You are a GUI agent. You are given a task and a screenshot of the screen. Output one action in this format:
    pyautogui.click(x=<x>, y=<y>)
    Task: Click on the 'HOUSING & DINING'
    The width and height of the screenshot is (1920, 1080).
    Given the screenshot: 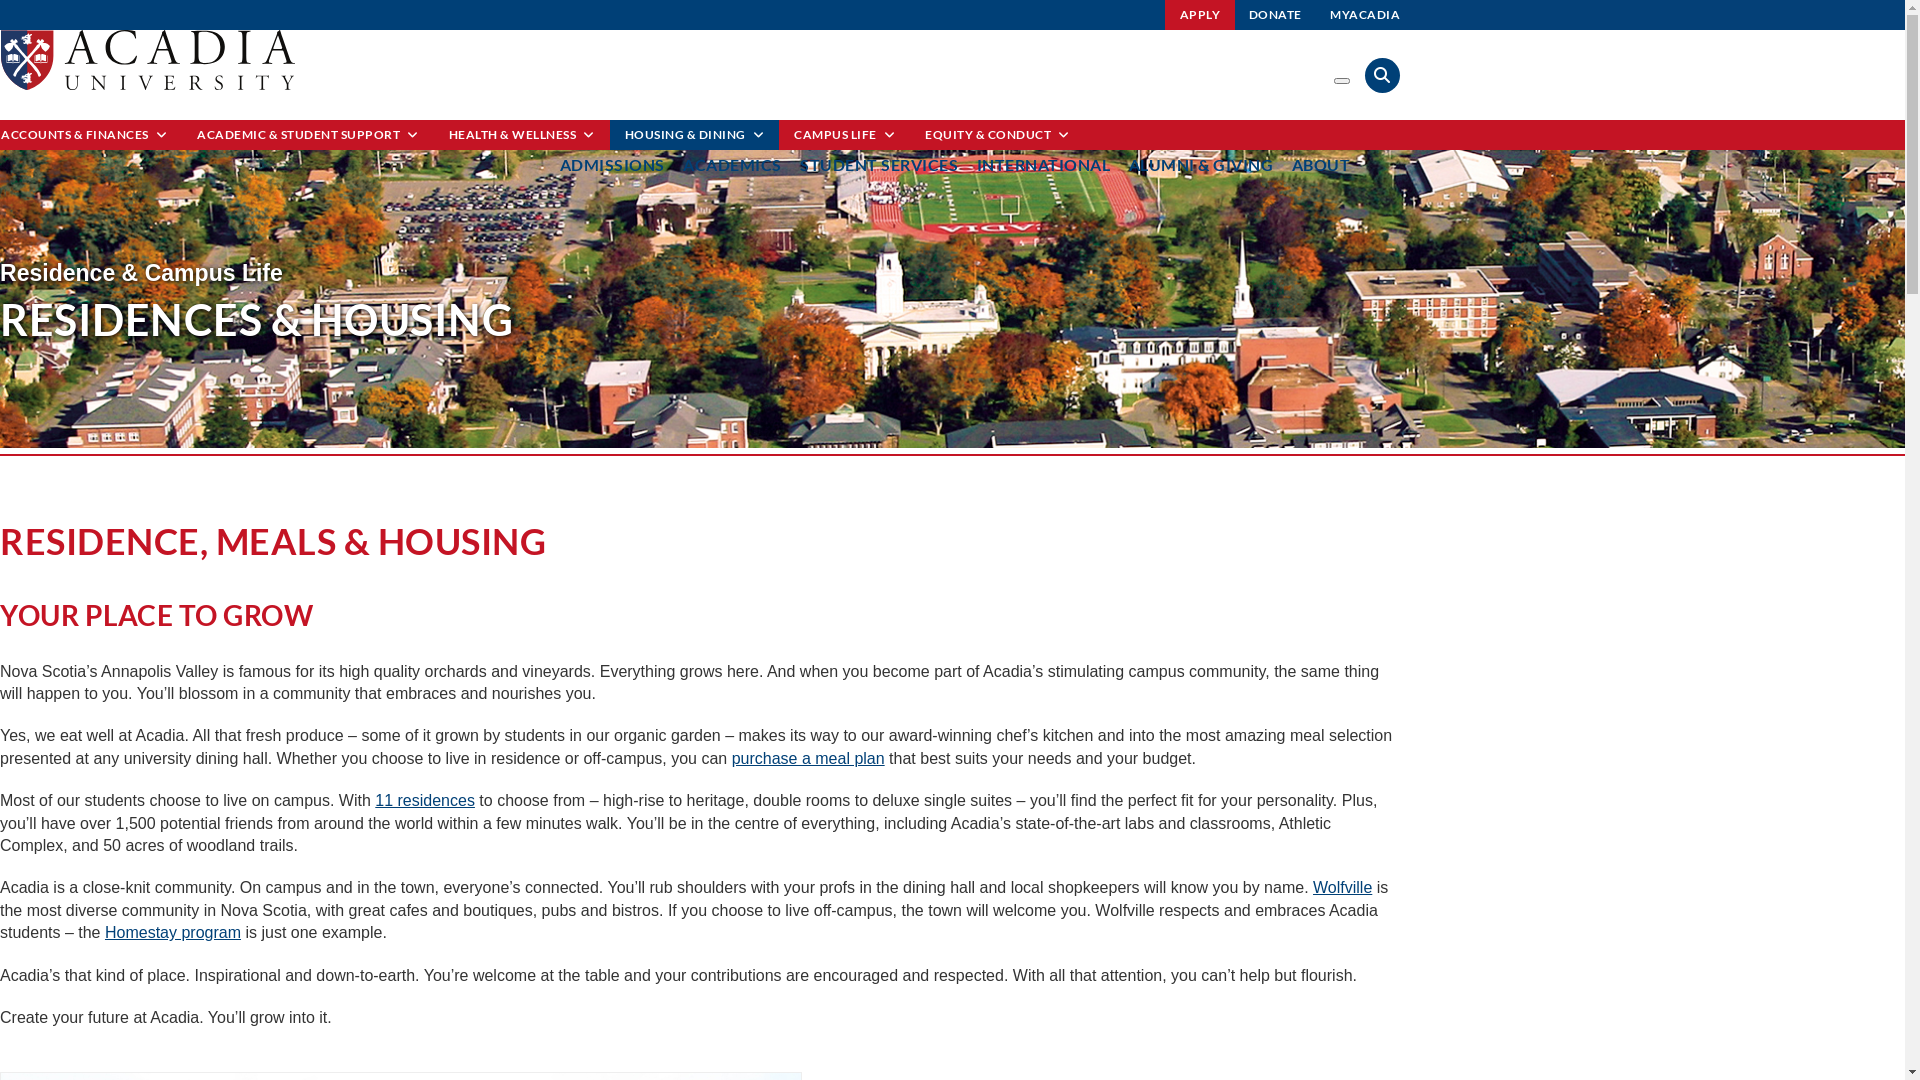 What is the action you would take?
    pyautogui.click(x=695, y=135)
    